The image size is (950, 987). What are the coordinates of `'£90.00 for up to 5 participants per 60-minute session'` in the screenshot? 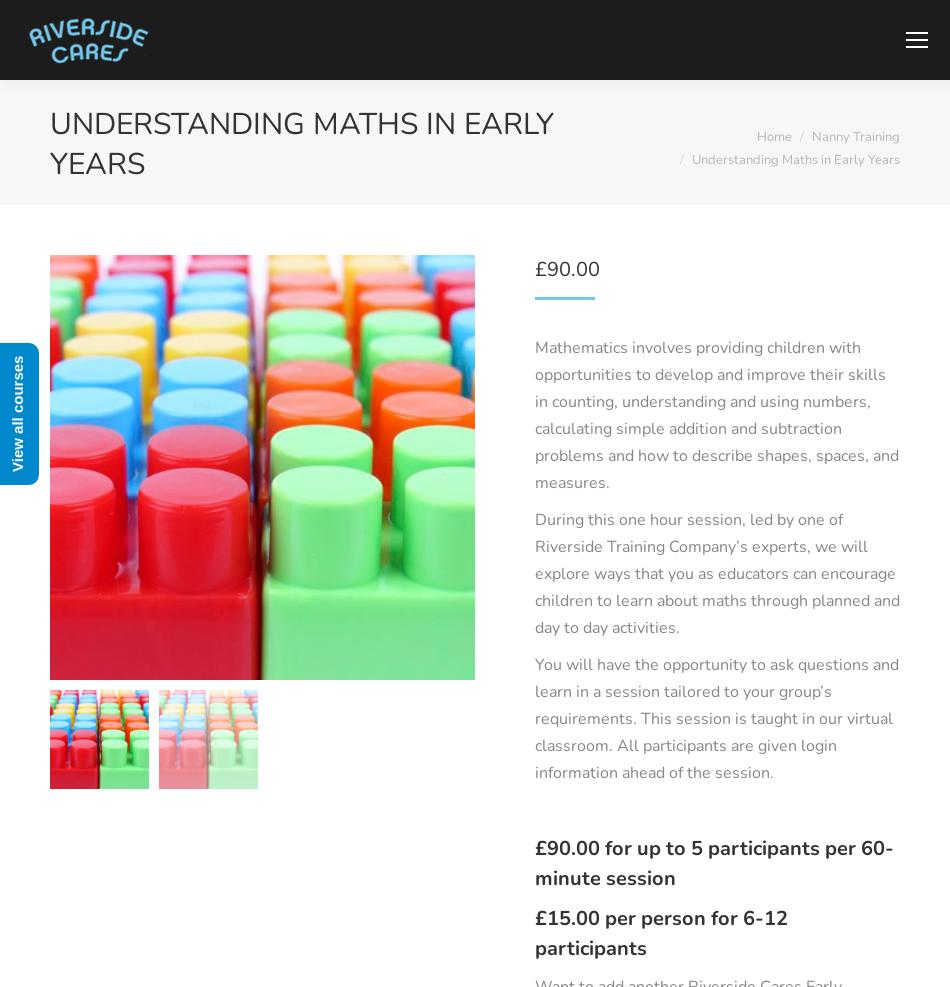 It's located at (713, 862).